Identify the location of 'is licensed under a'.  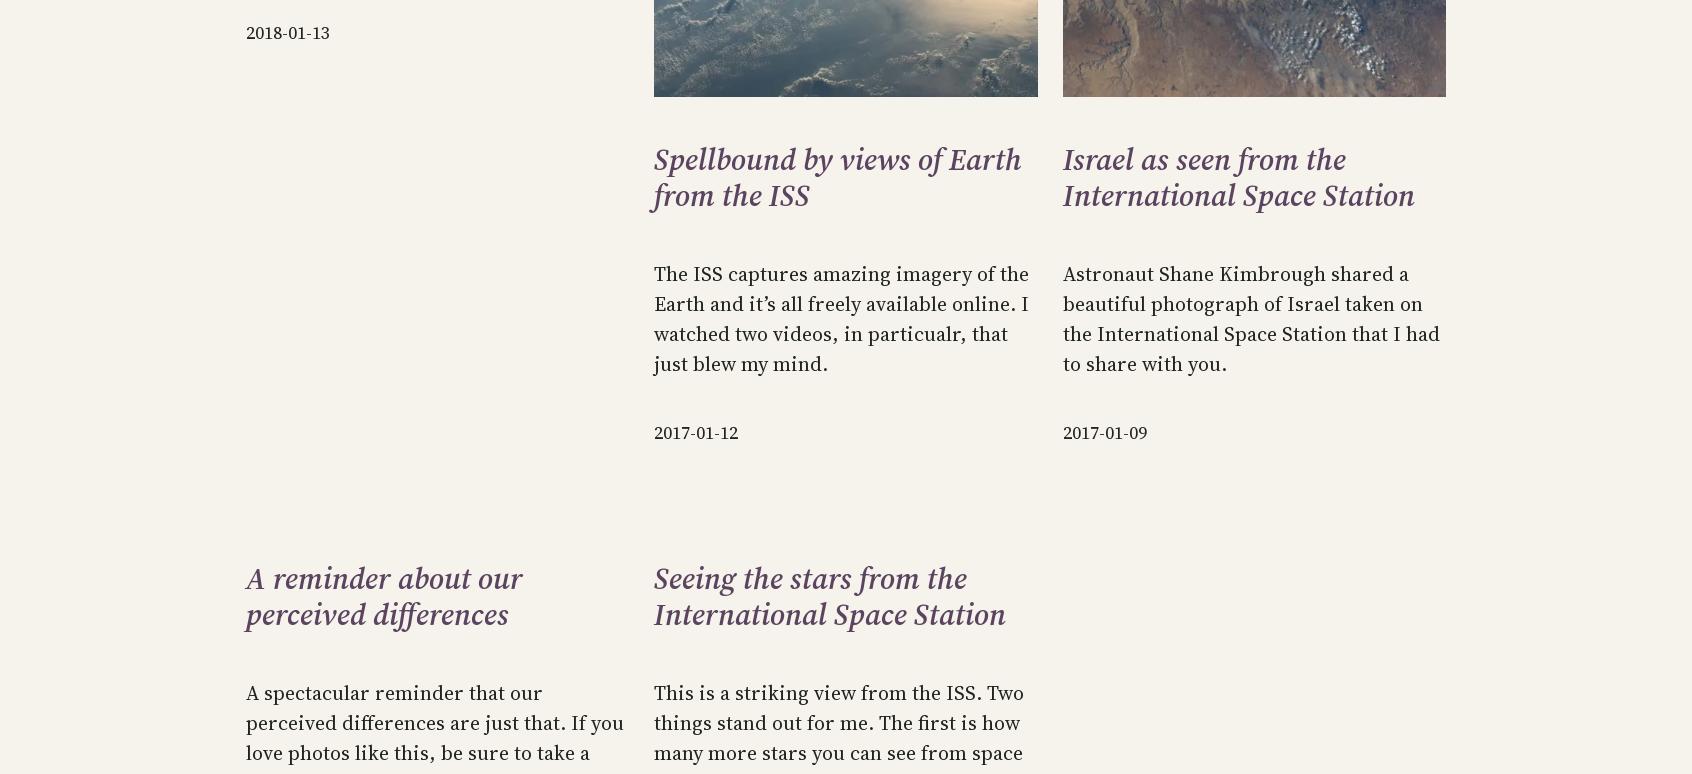
(1434, 45).